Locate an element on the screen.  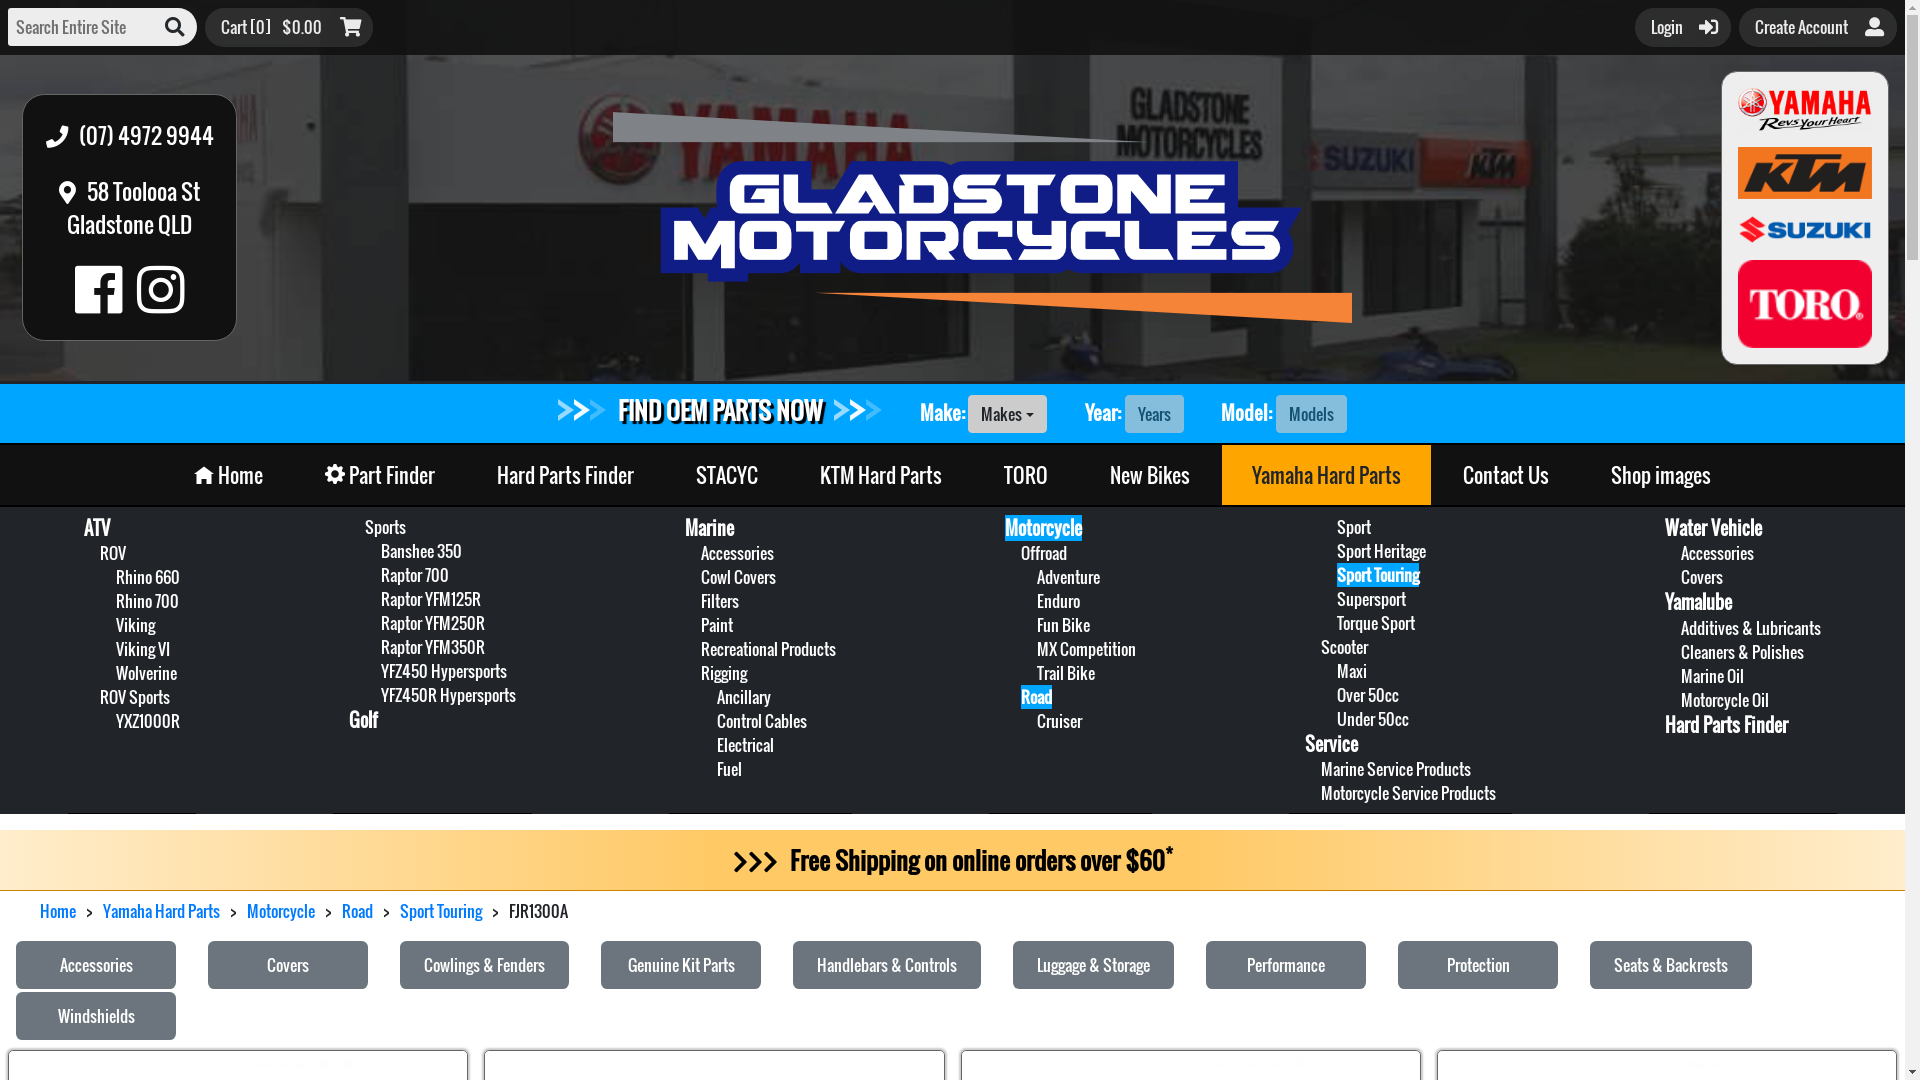
'Rhino 700' is located at coordinates (114, 600).